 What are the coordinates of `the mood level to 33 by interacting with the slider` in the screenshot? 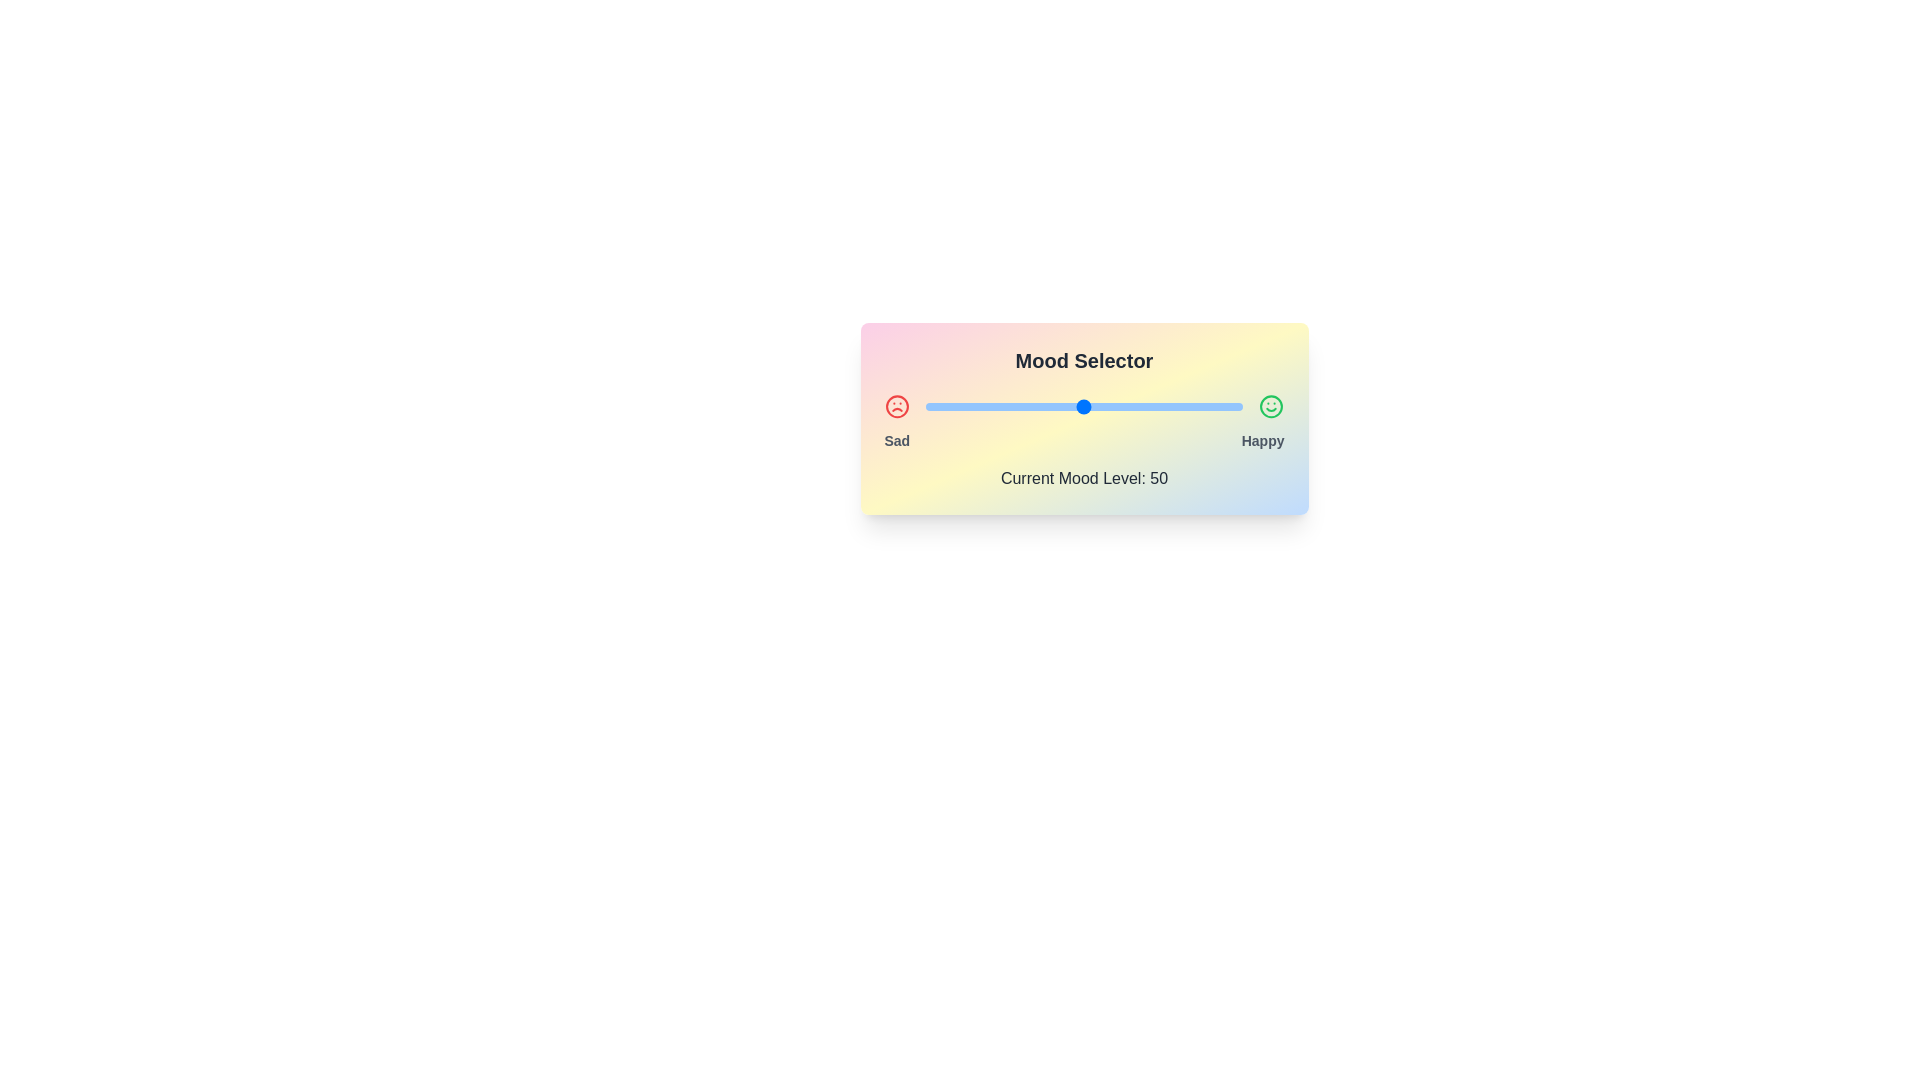 It's located at (1030, 406).